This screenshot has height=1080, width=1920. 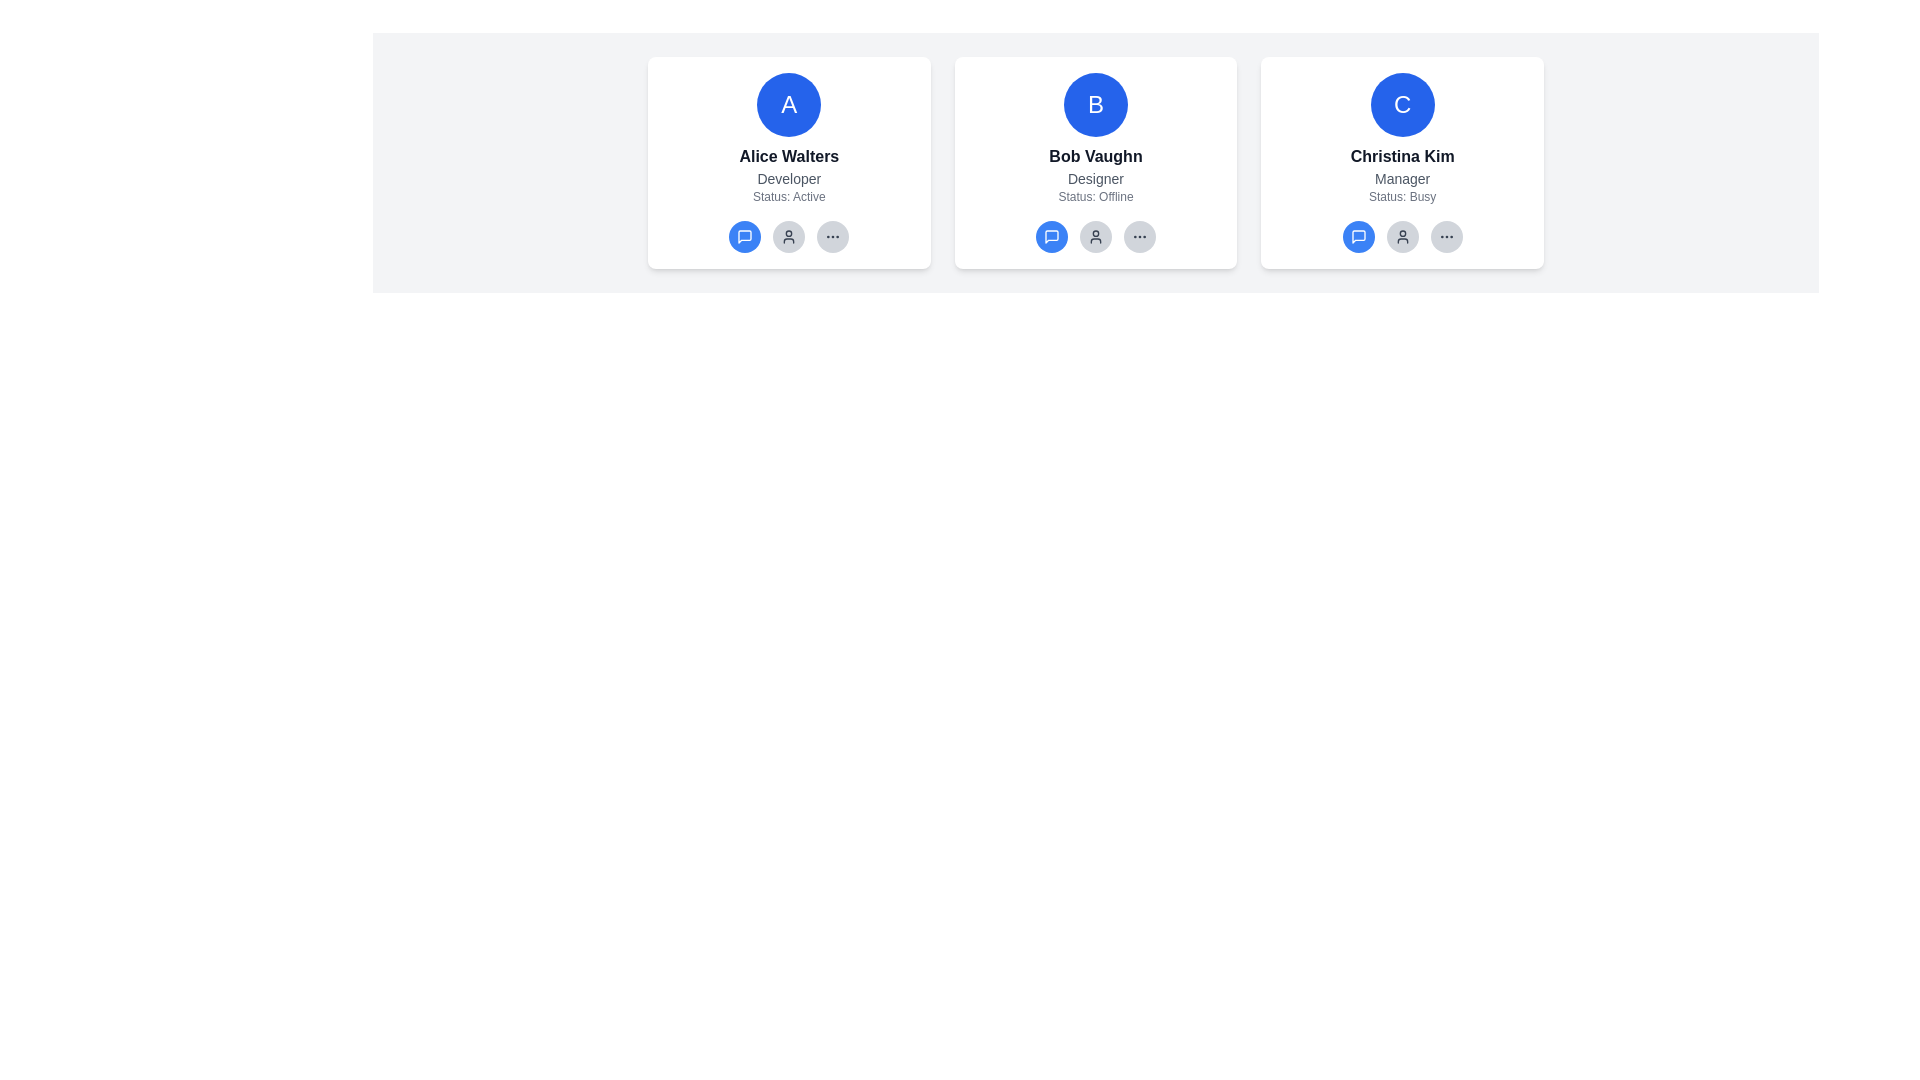 What do you see at coordinates (1446, 235) in the screenshot?
I see `the menu button located at the rightmost position in the horizontal row below the profile card of 'Christina Kim, Manager, Status: Busy'` at bounding box center [1446, 235].